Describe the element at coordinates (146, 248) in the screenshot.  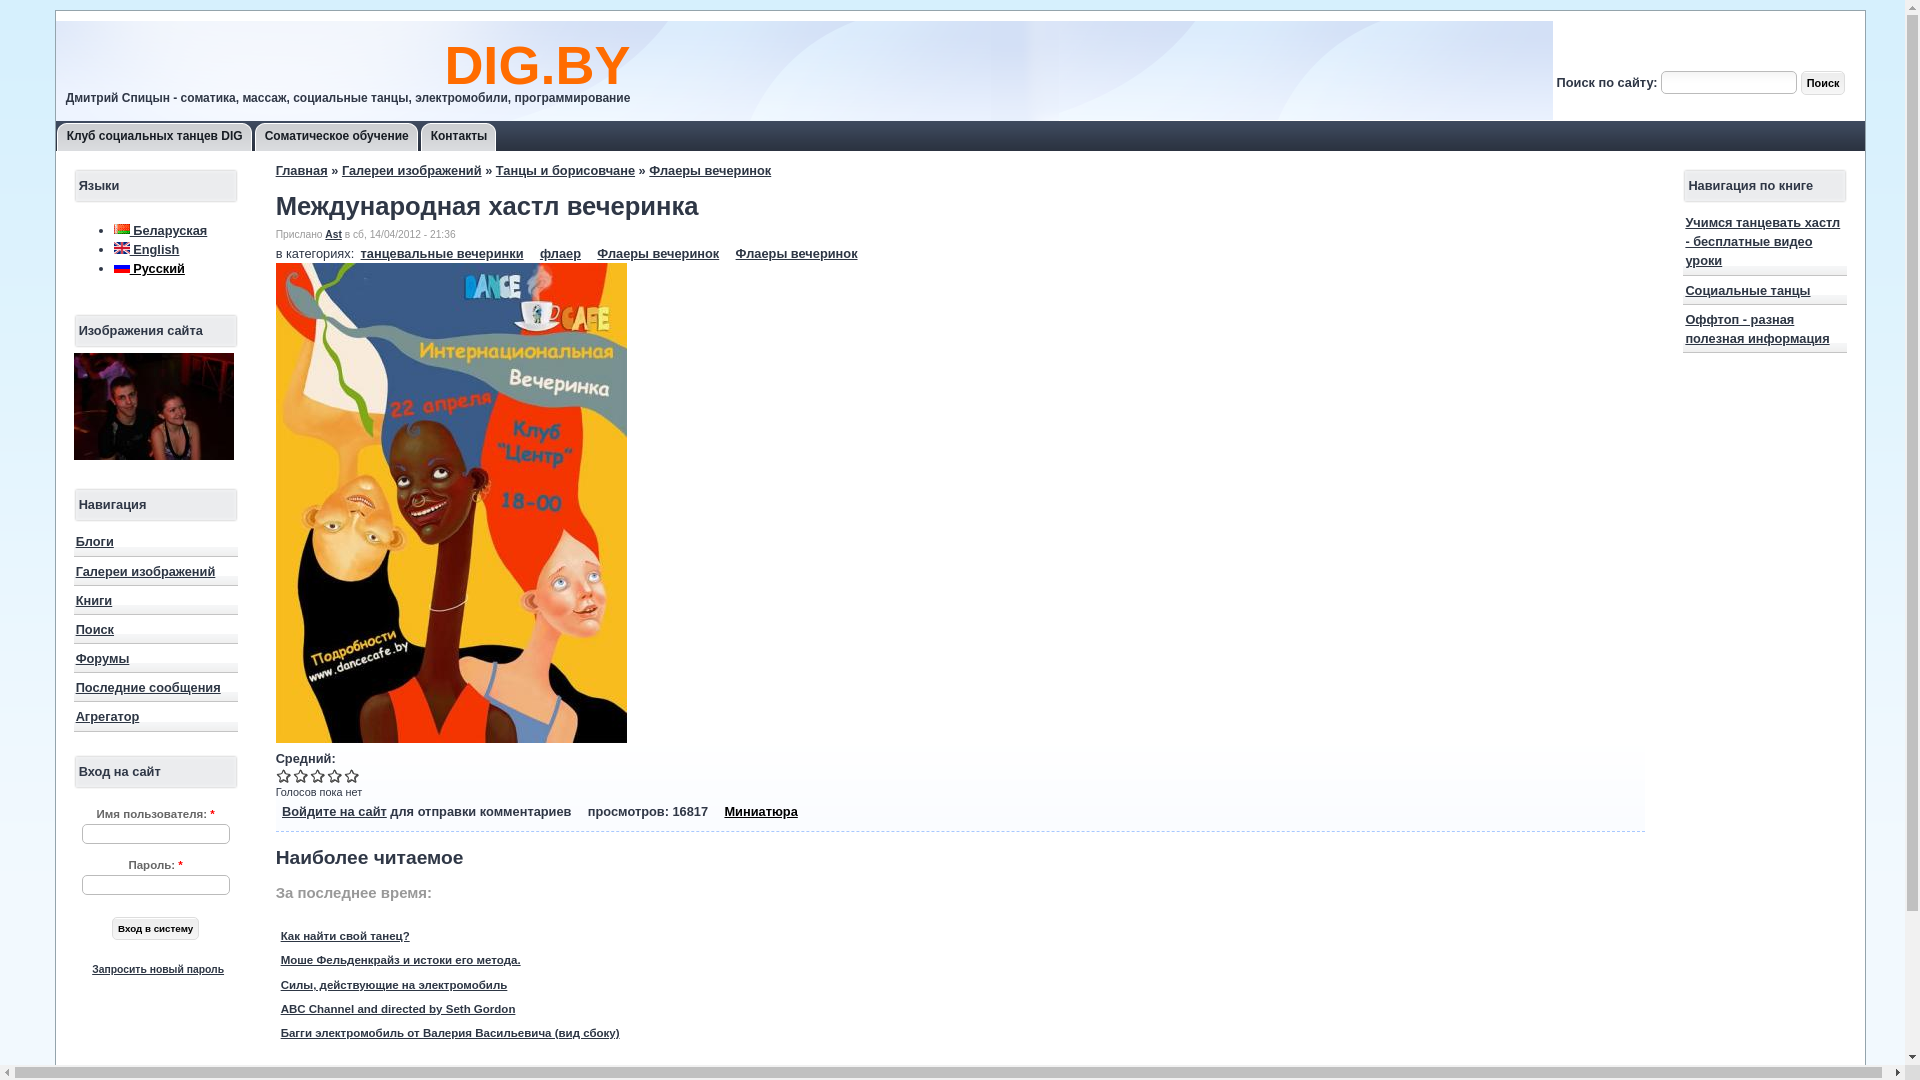
I see `'English'` at that location.